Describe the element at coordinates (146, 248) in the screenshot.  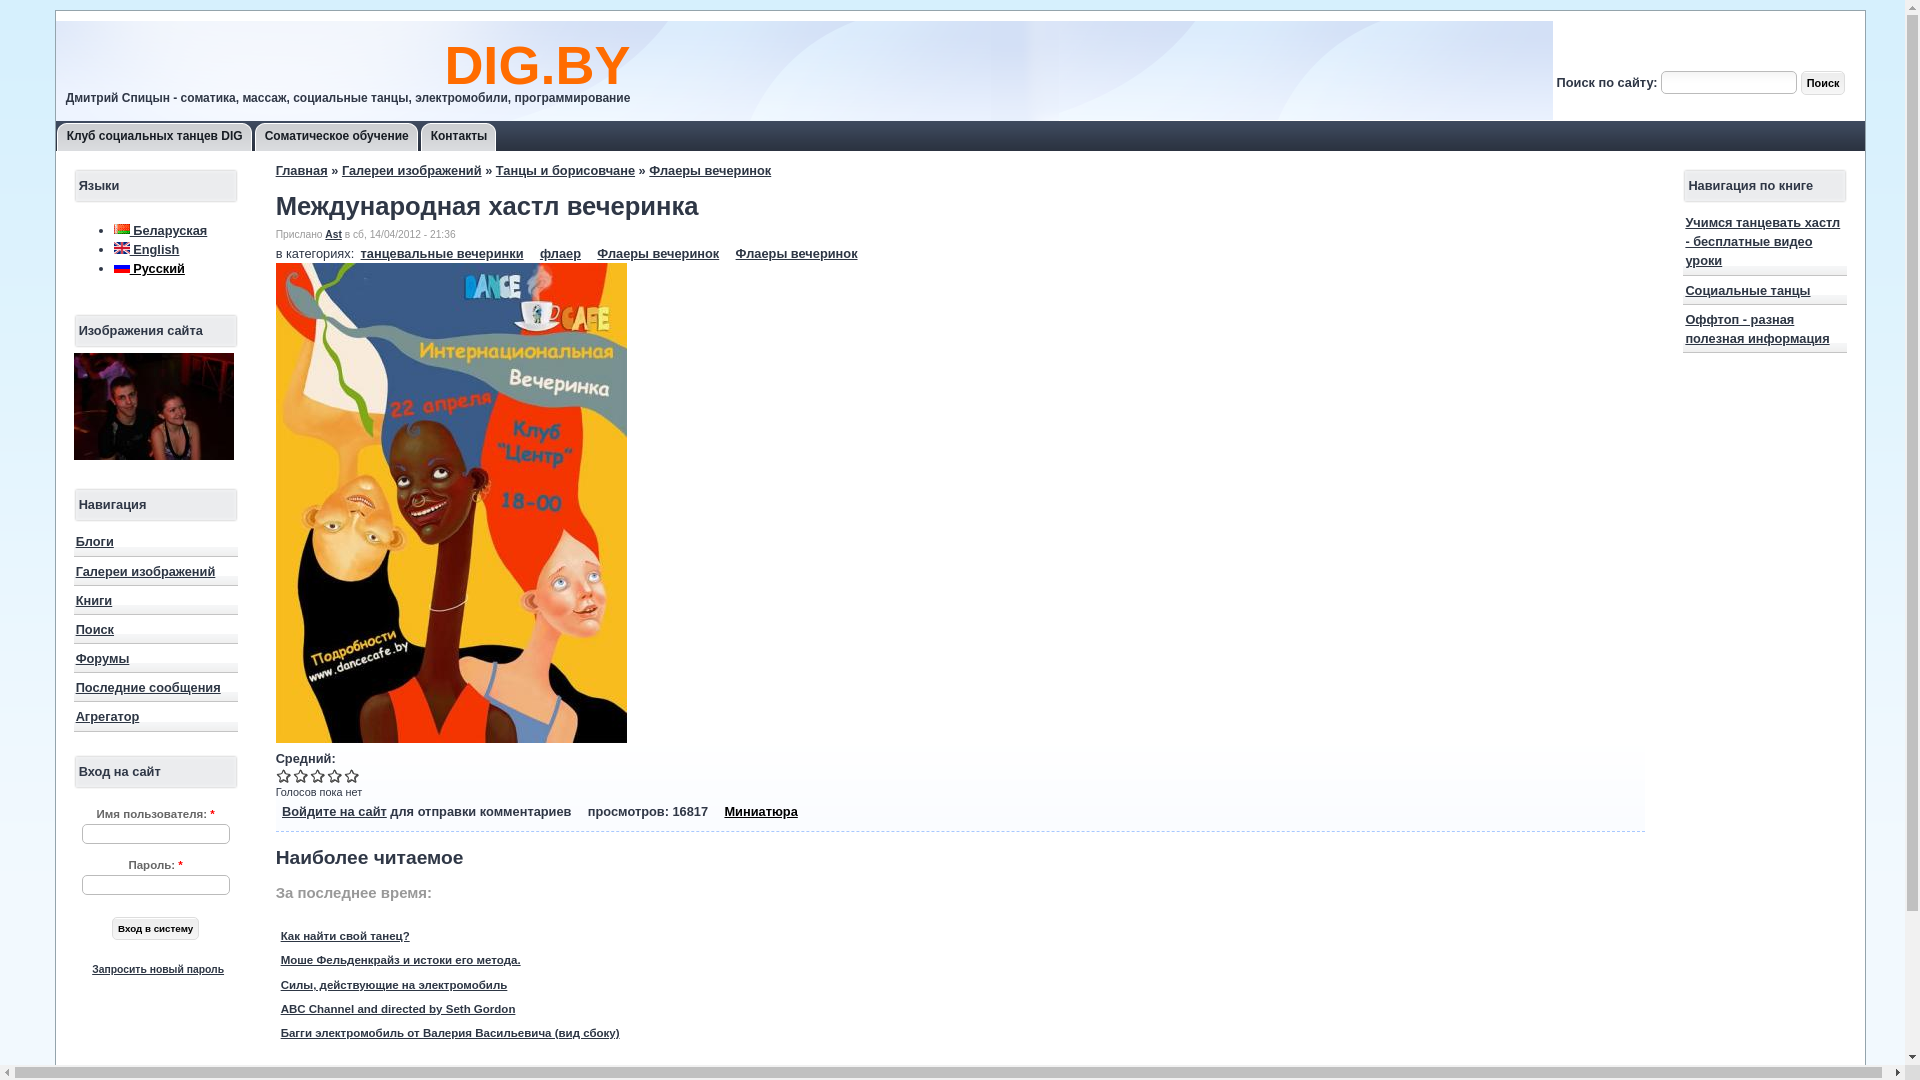
I see `'English'` at that location.